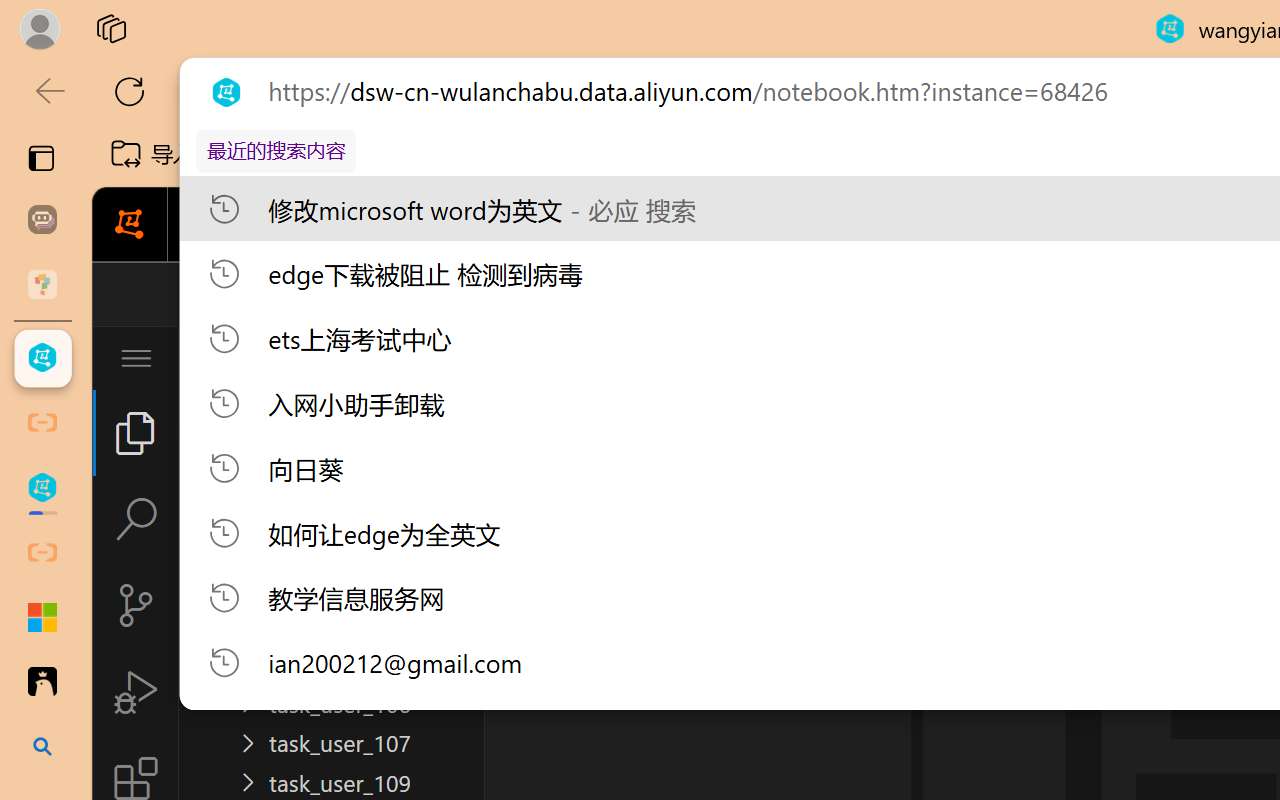 This screenshot has width=1280, height=800. Describe the element at coordinates (391, 358) in the screenshot. I see `'Explorer actions'` at that location.